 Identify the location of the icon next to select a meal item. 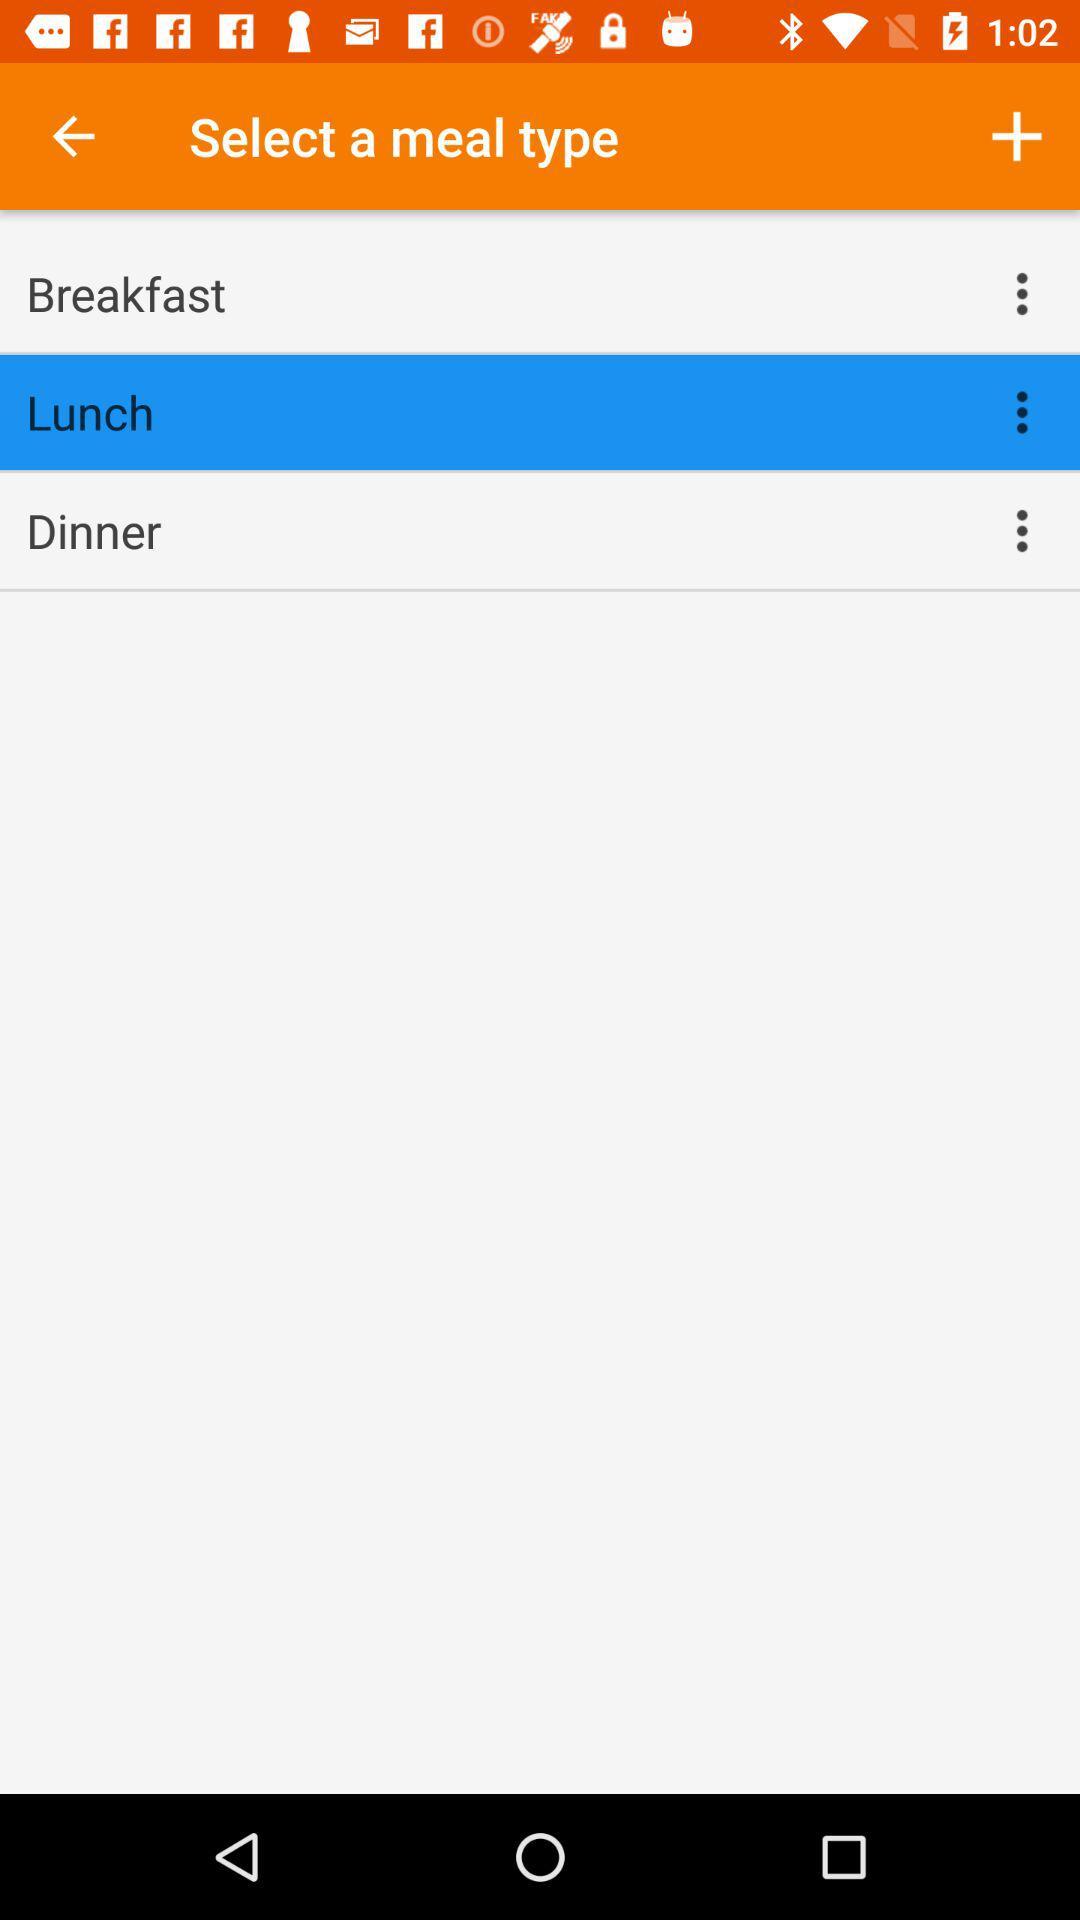
(72, 135).